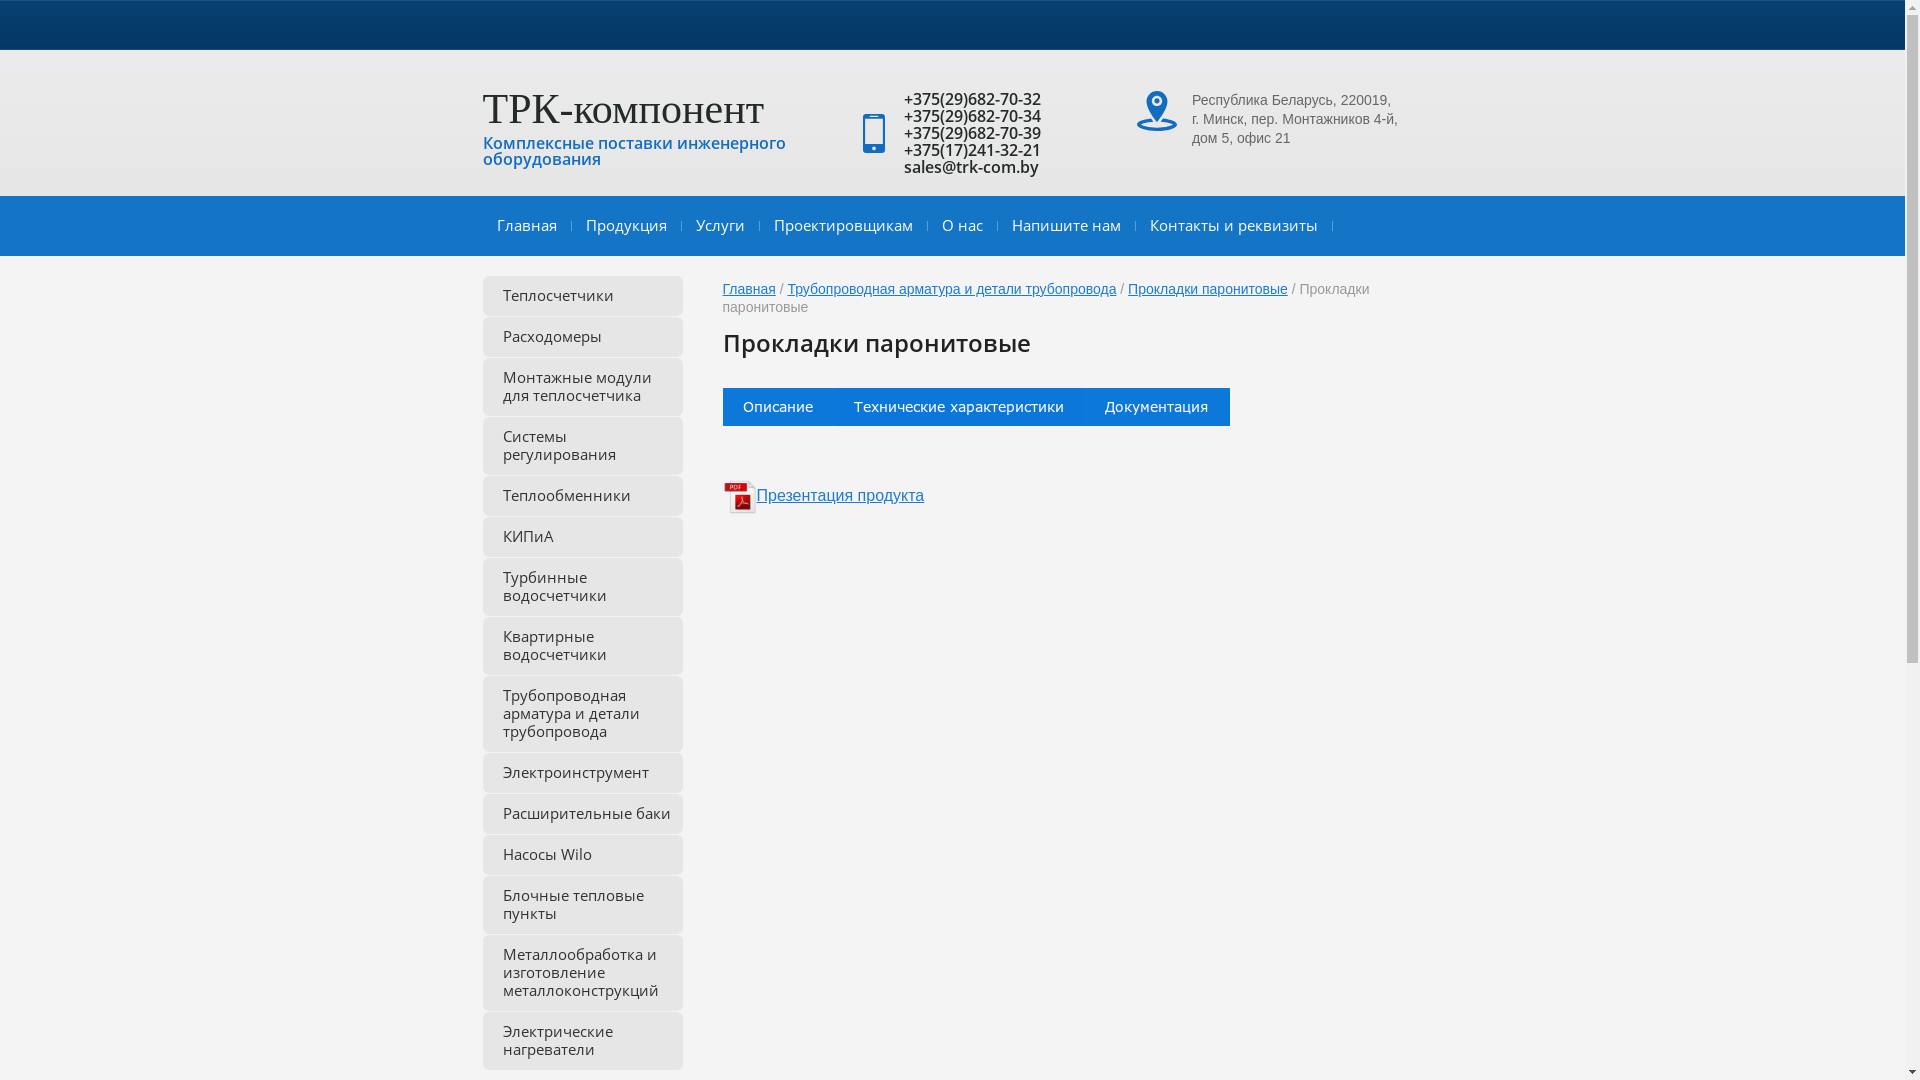  What do you see at coordinates (902, 165) in the screenshot?
I see `'sales@trk-com.by'` at bounding box center [902, 165].